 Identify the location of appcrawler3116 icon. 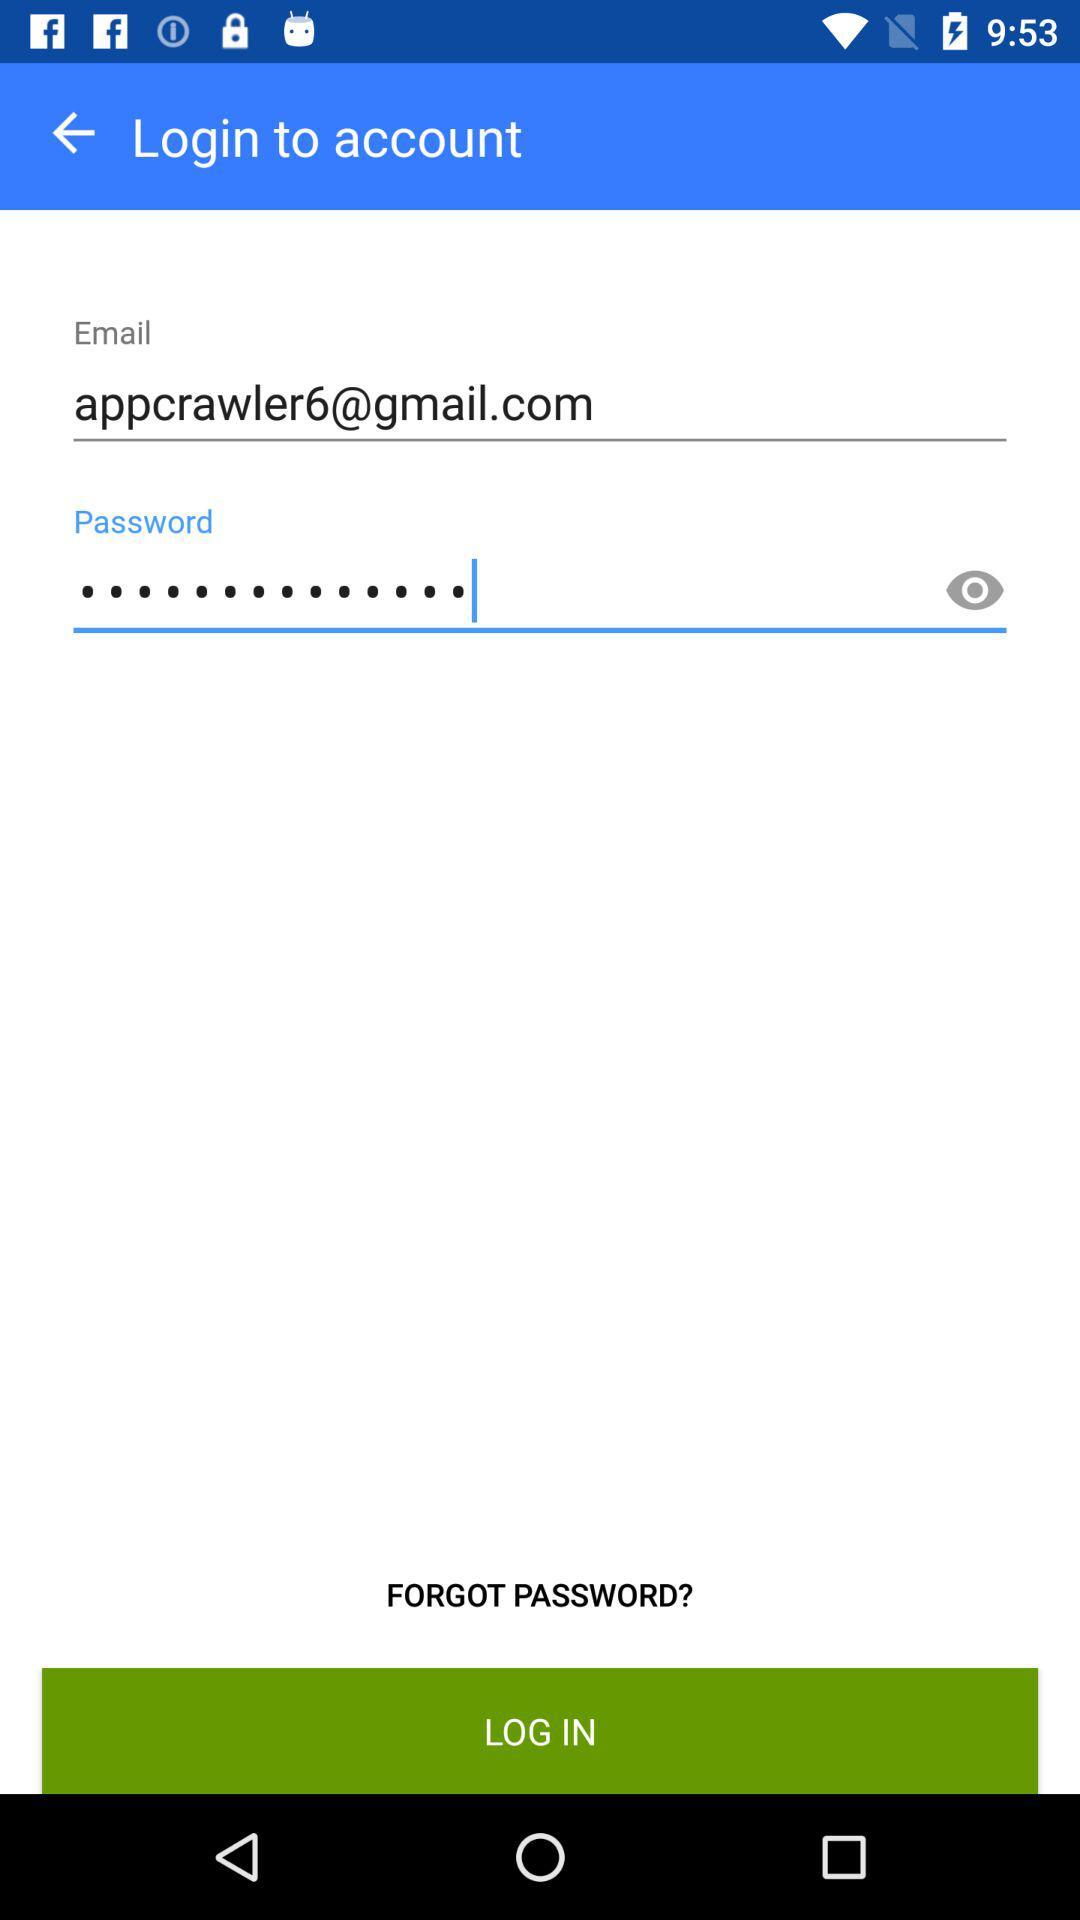
(540, 590).